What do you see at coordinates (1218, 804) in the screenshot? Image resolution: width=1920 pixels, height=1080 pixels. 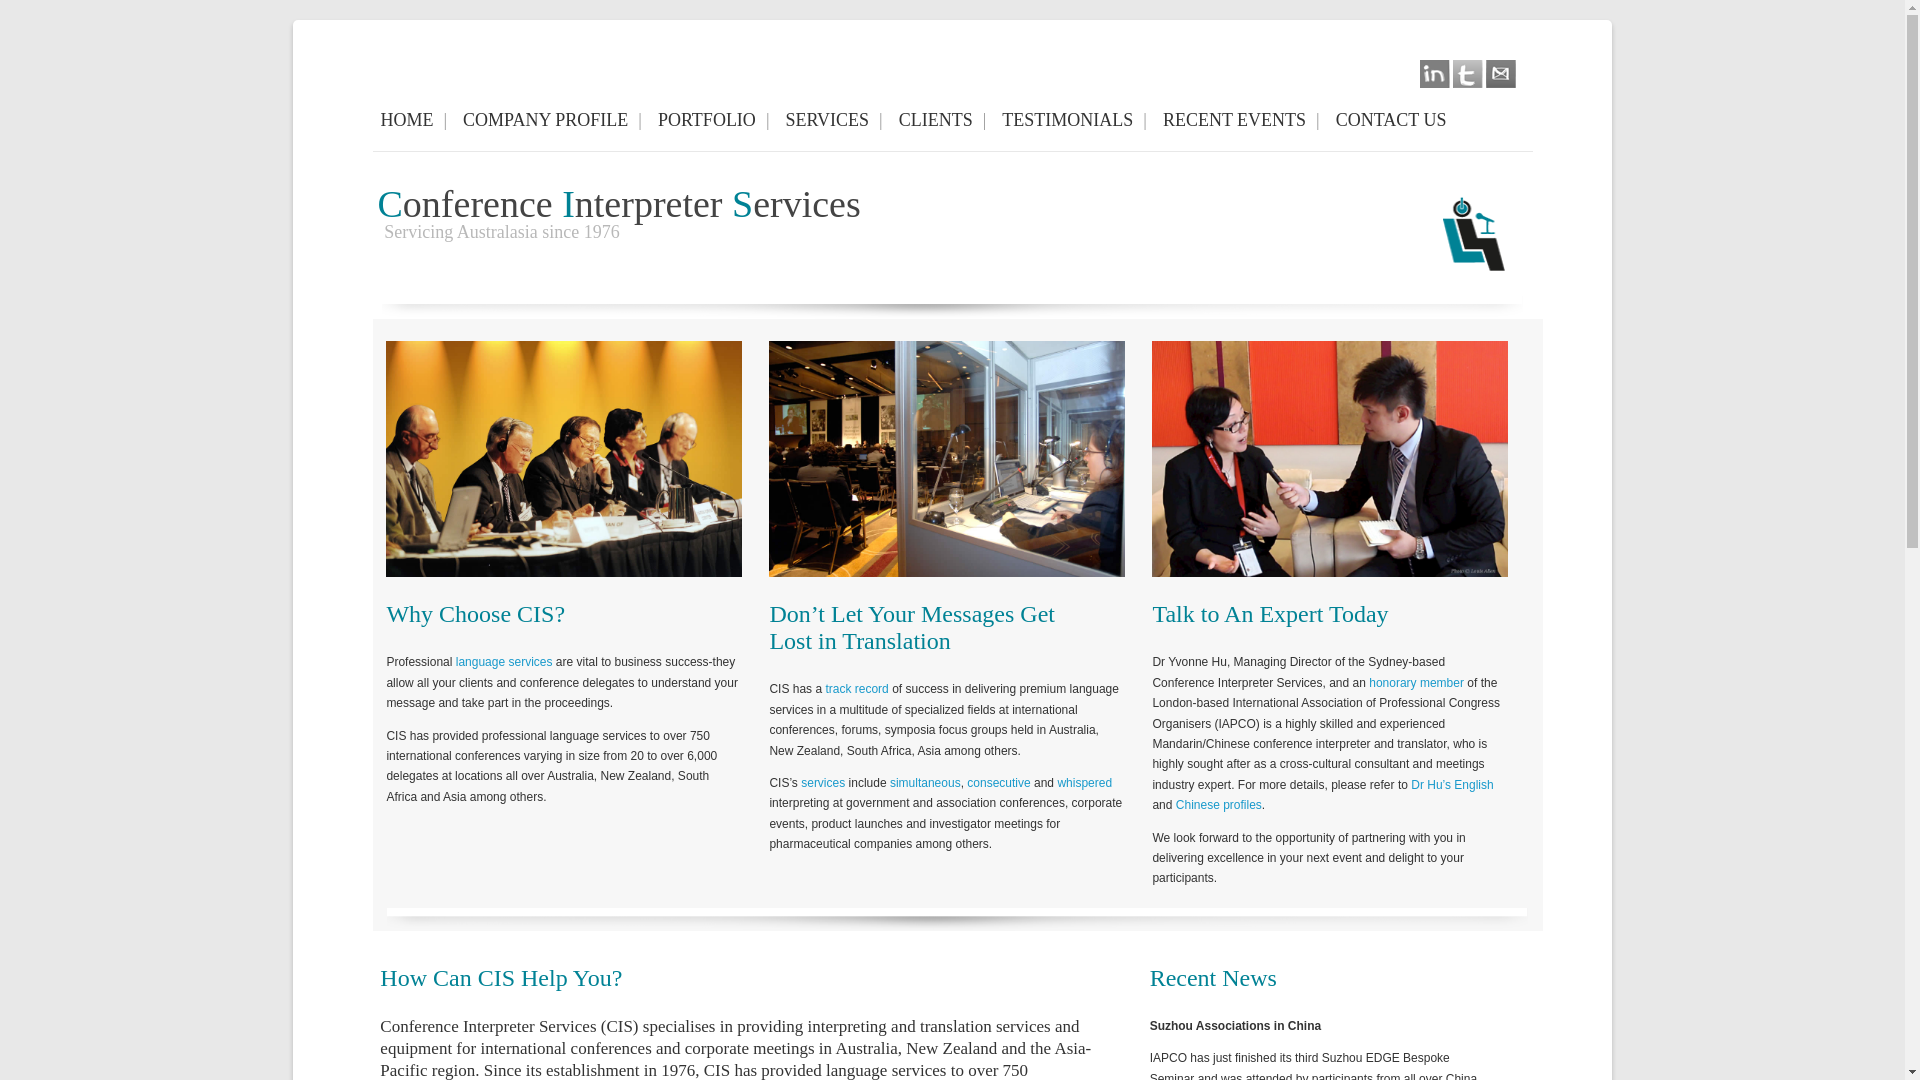 I see `'Chinese profiles'` at bounding box center [1218, 804].